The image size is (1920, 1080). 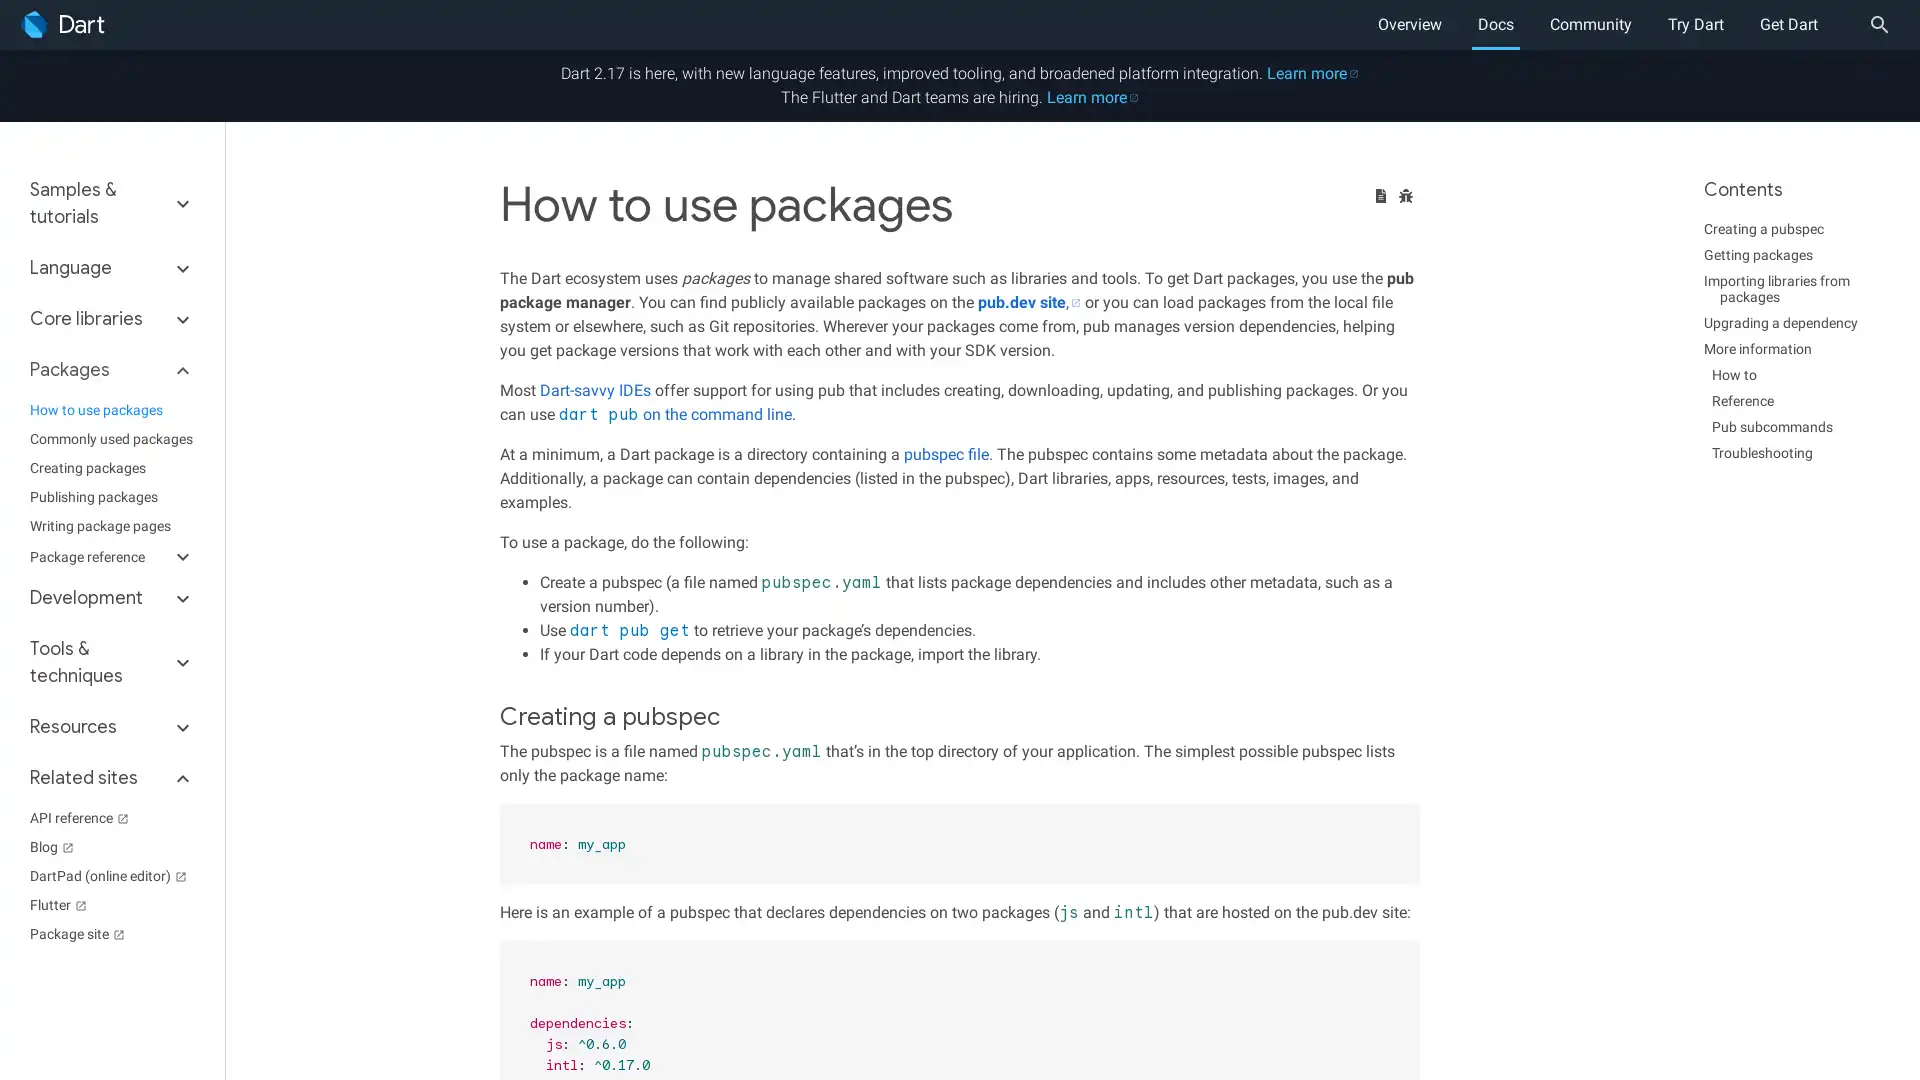 What do you see at coordinates (111, 597) in the screenshot?
I see `Development keyboard_arrow_down` at bounding box center [111, 597].